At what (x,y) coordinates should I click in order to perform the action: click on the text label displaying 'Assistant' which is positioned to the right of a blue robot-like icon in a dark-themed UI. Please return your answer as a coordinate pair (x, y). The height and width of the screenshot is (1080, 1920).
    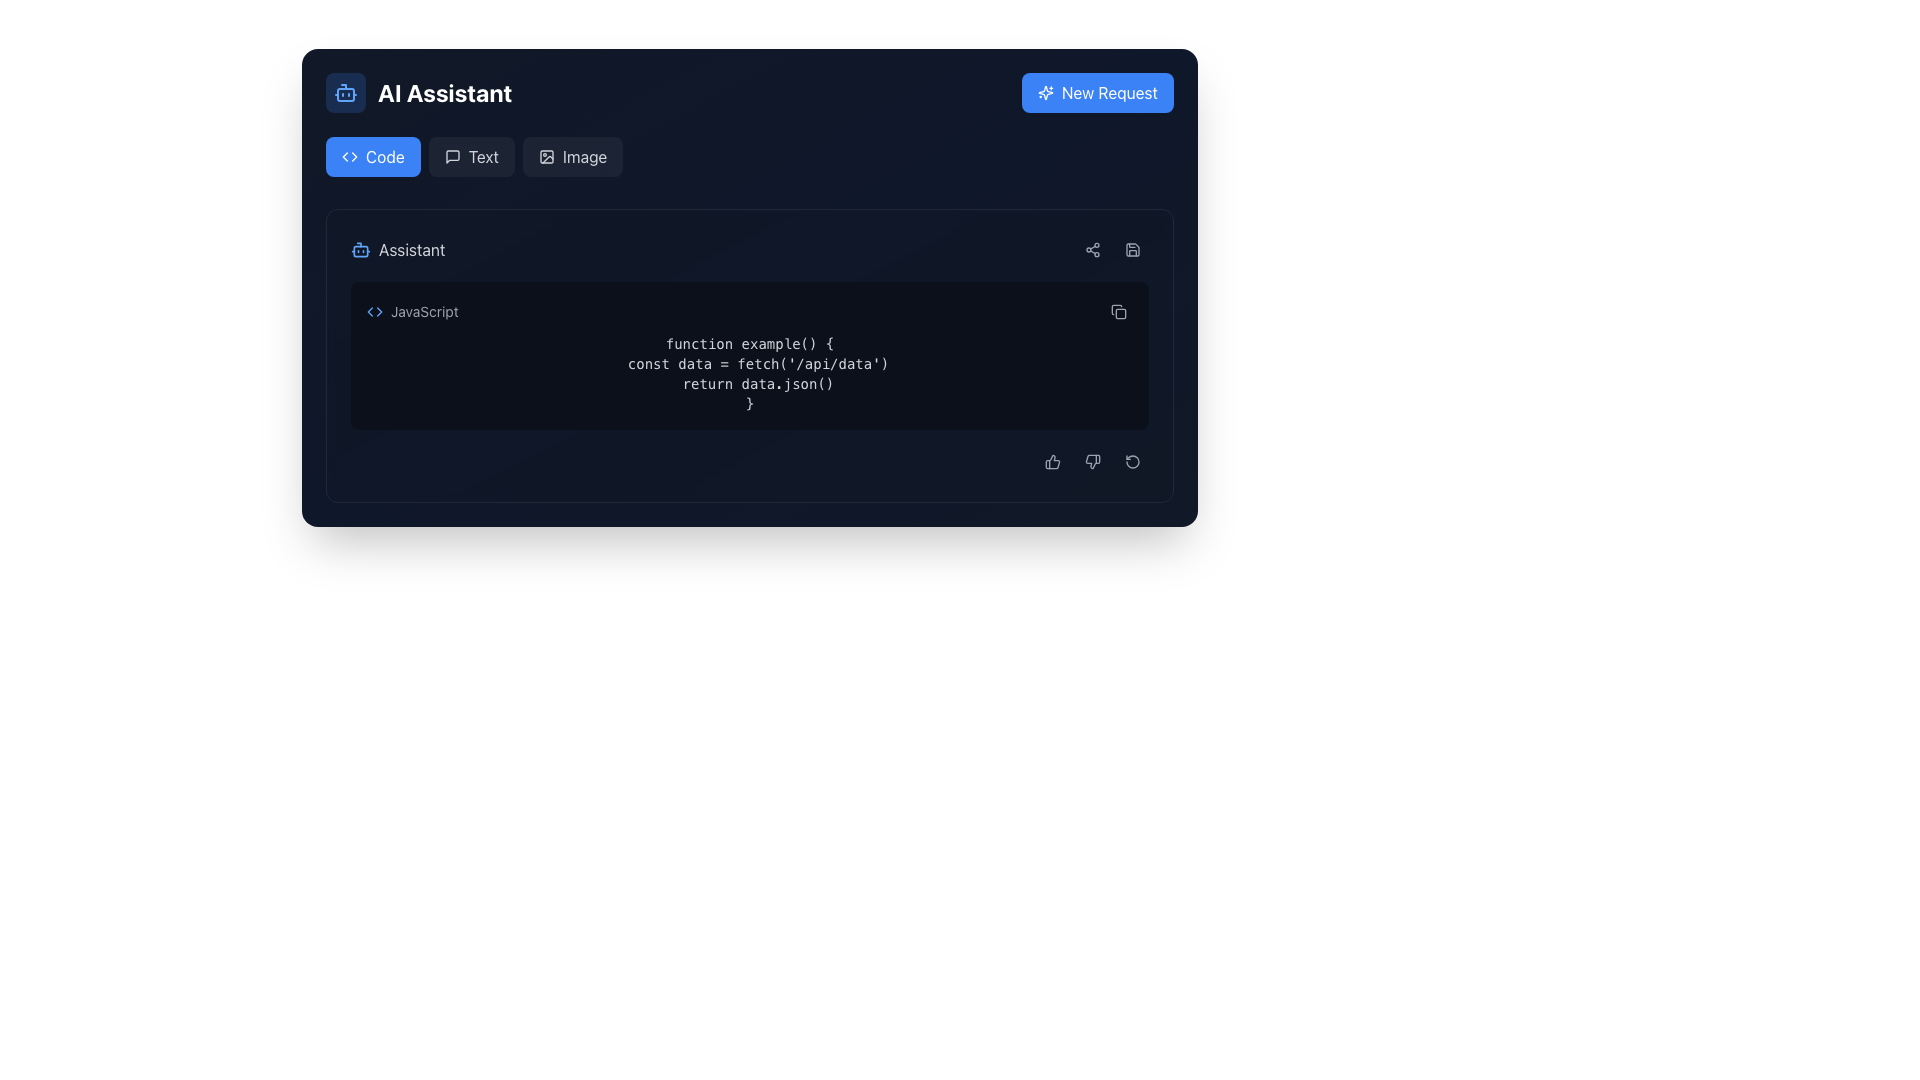
    Looking at the image, I should click on (411, 249).